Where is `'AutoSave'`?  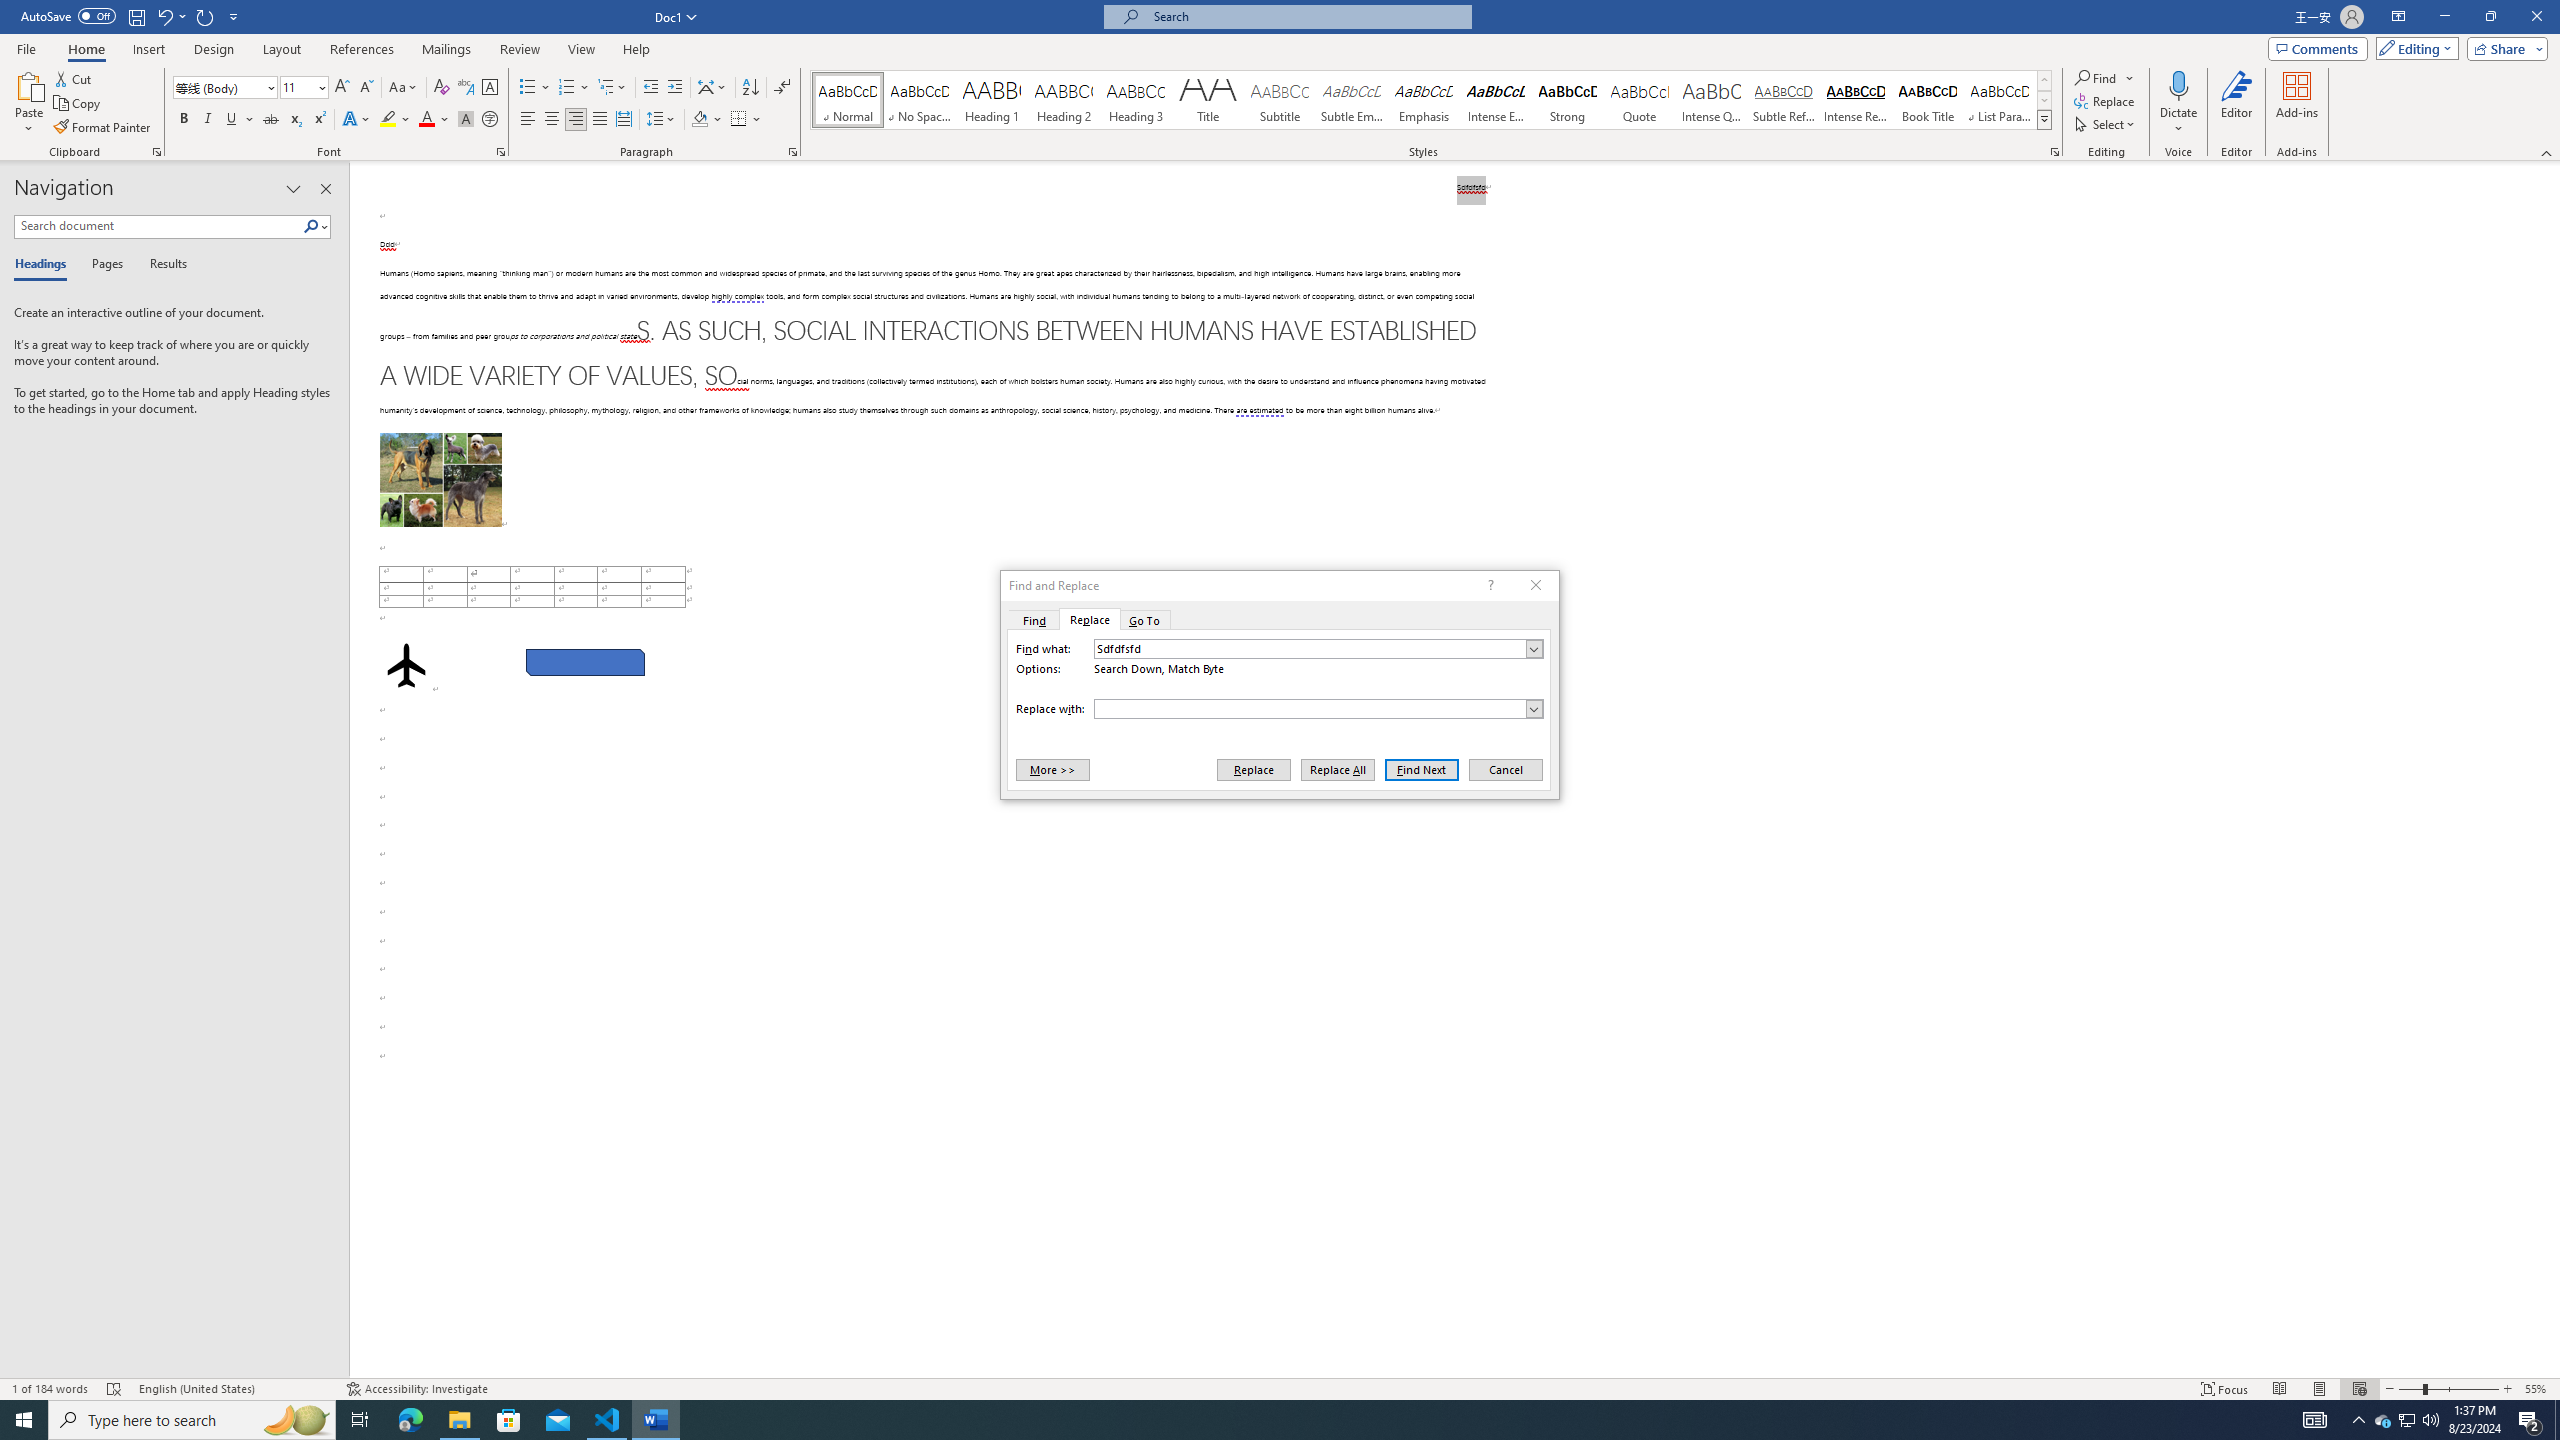 'AutoSave' is located at coordinates (69, 15).